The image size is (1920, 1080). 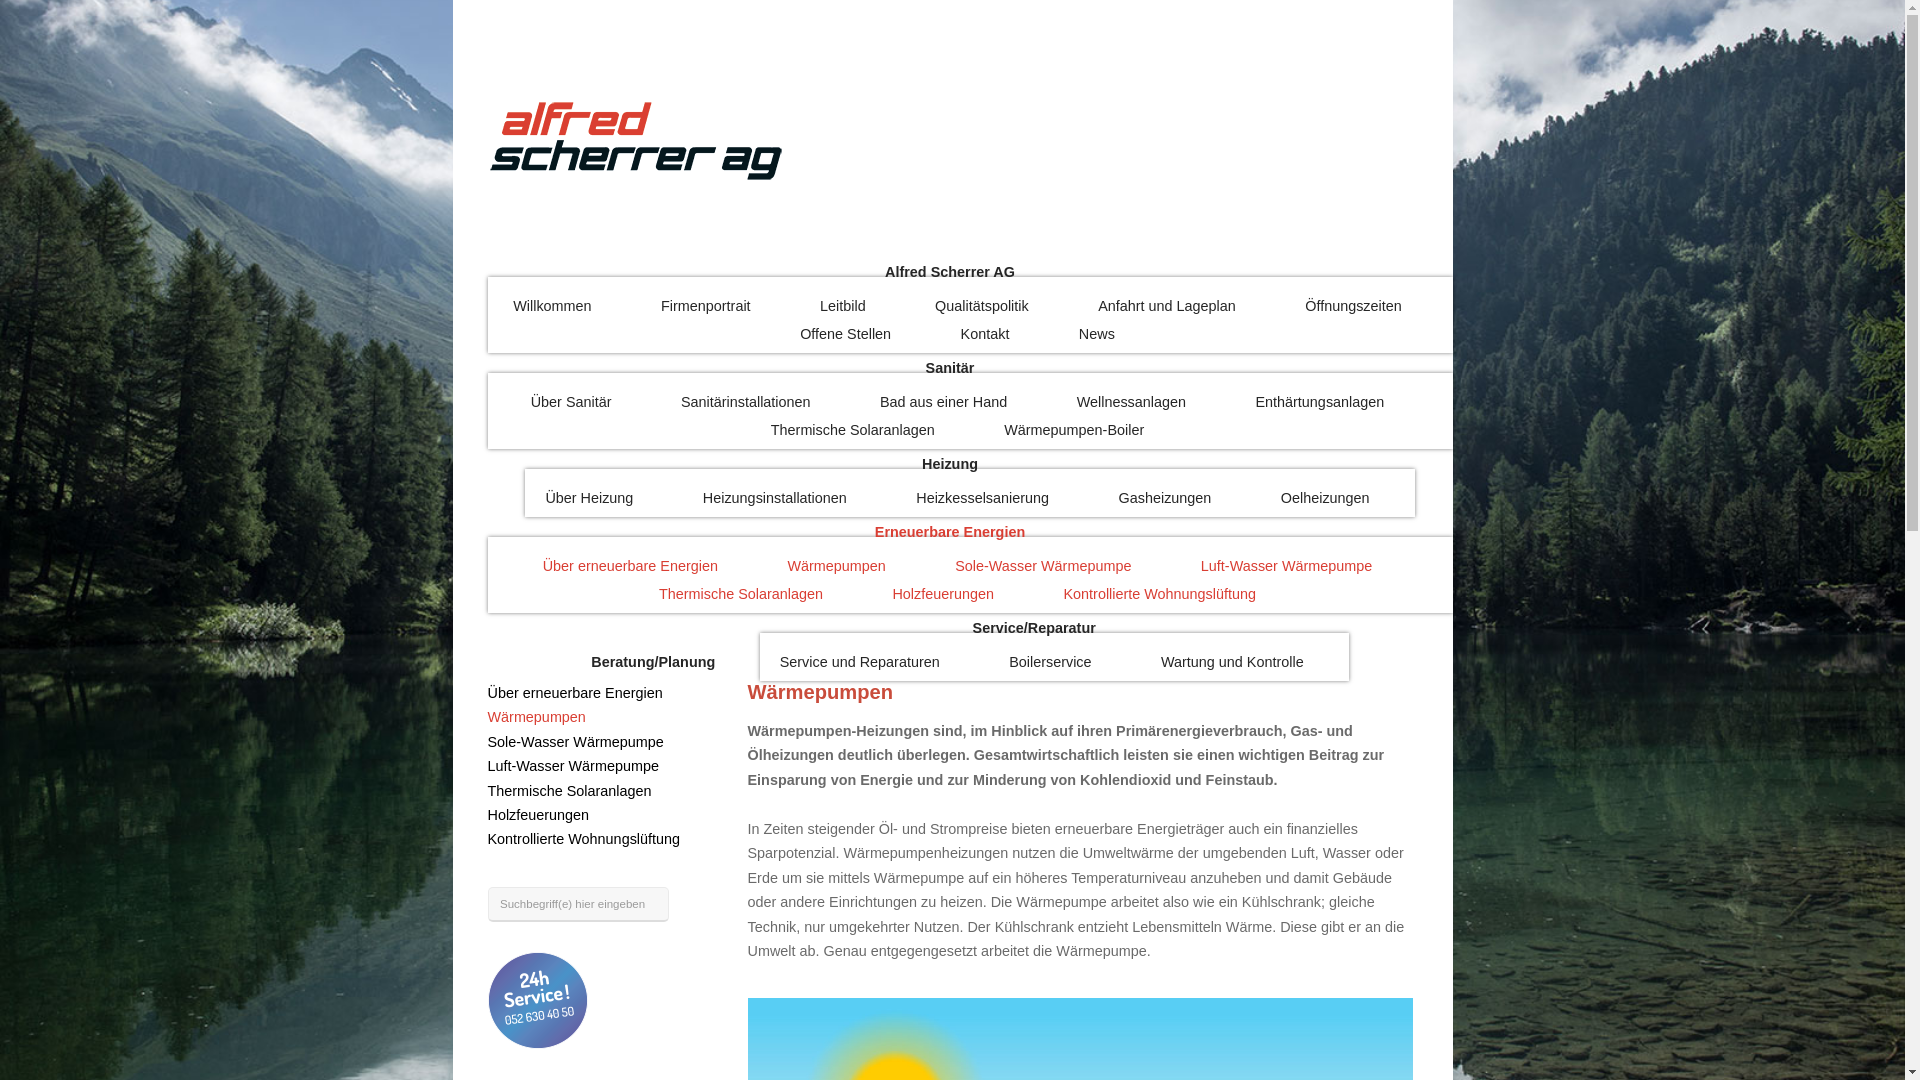 I want to click on 'Bad aus einer Hand', so click(x=942, y=406).